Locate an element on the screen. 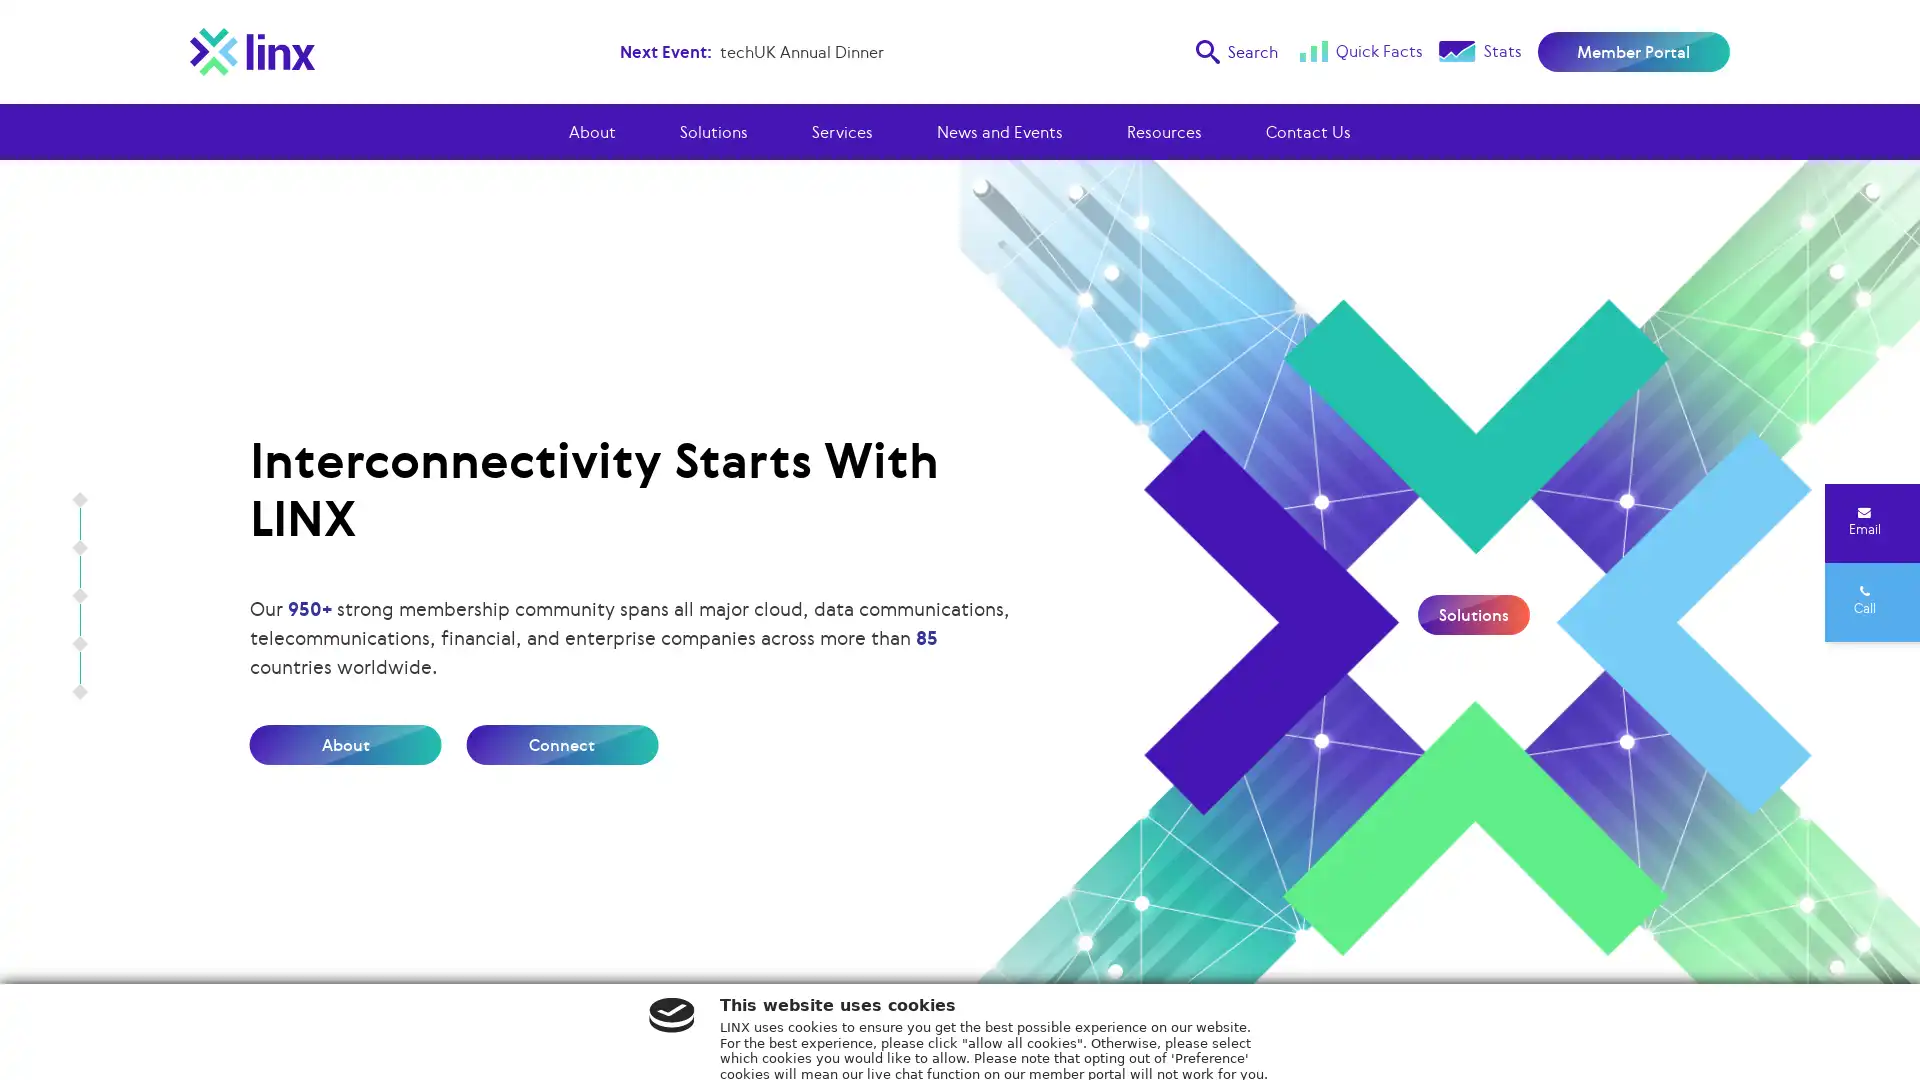 This screenshot has width=1920, height=1080. Search is located at coordinates (1235, 50).